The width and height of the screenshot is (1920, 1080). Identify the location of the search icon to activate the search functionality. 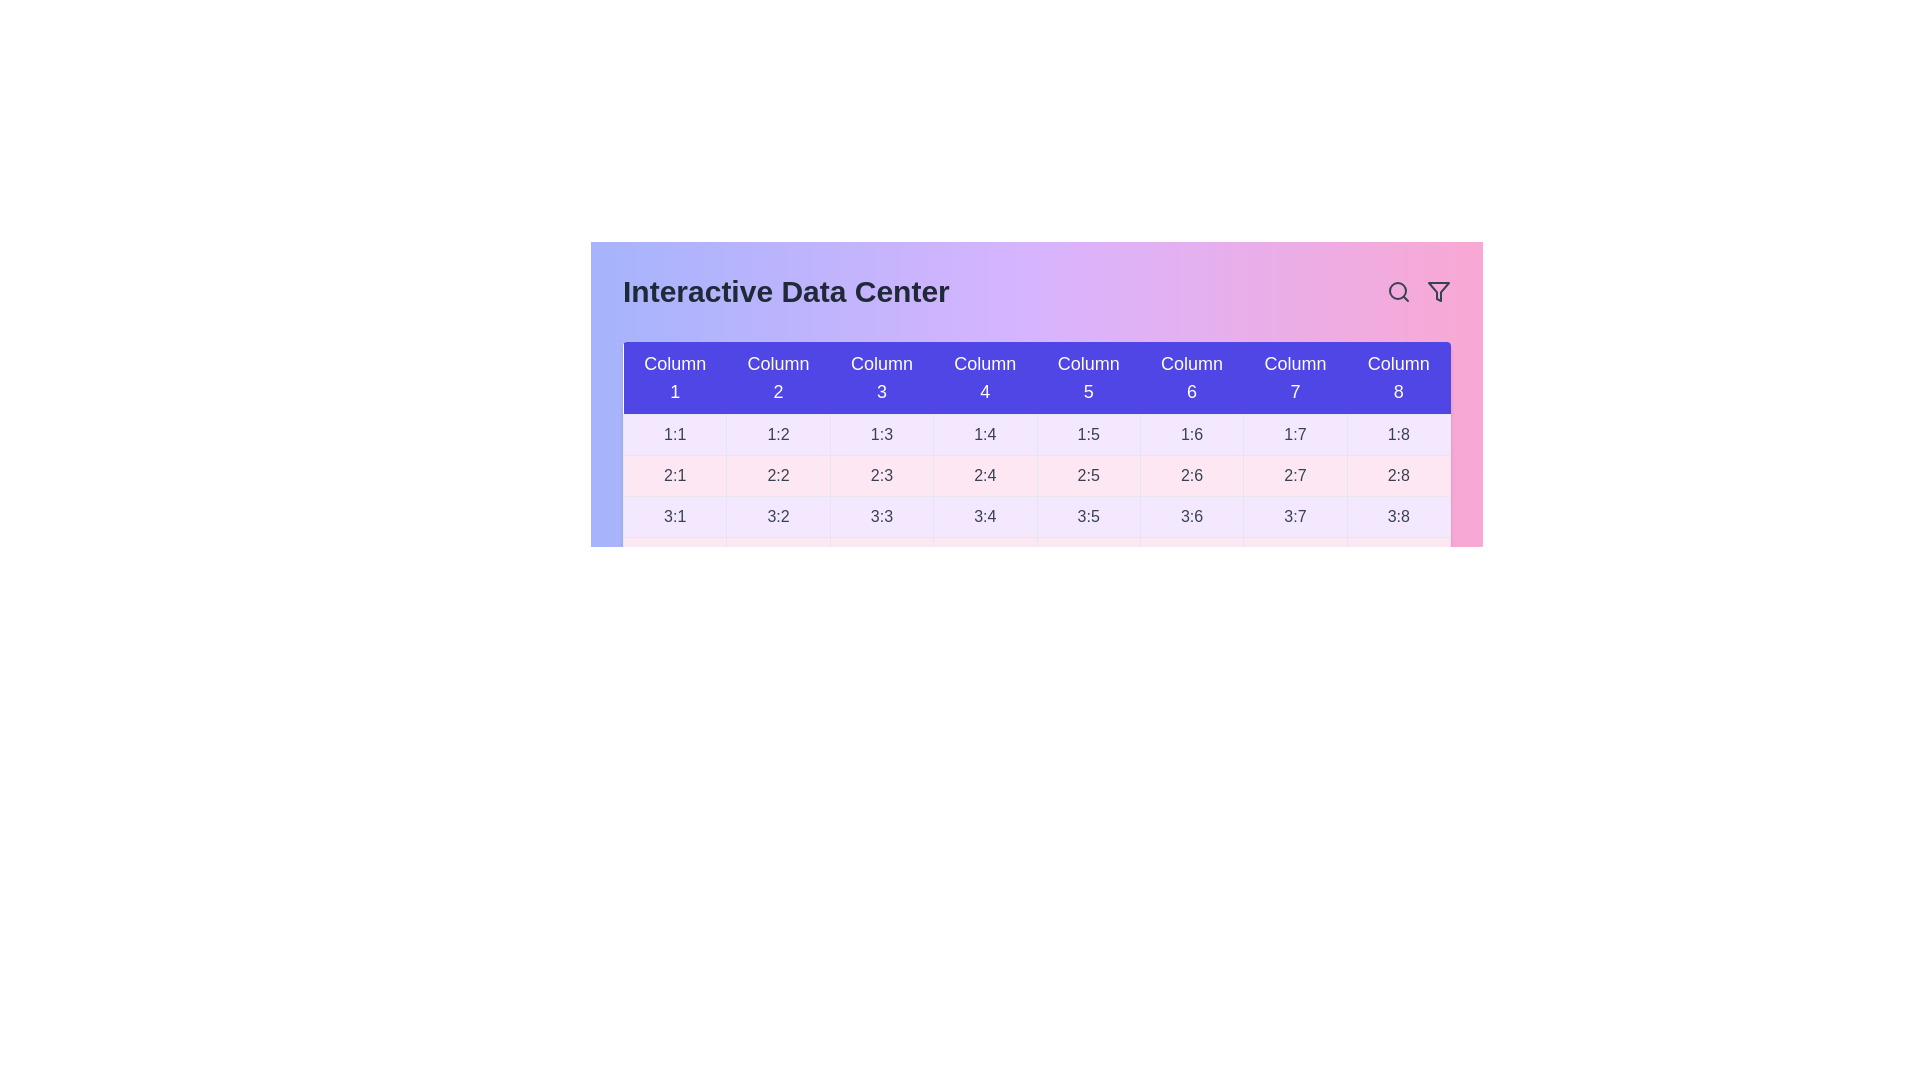
(1397, 292).